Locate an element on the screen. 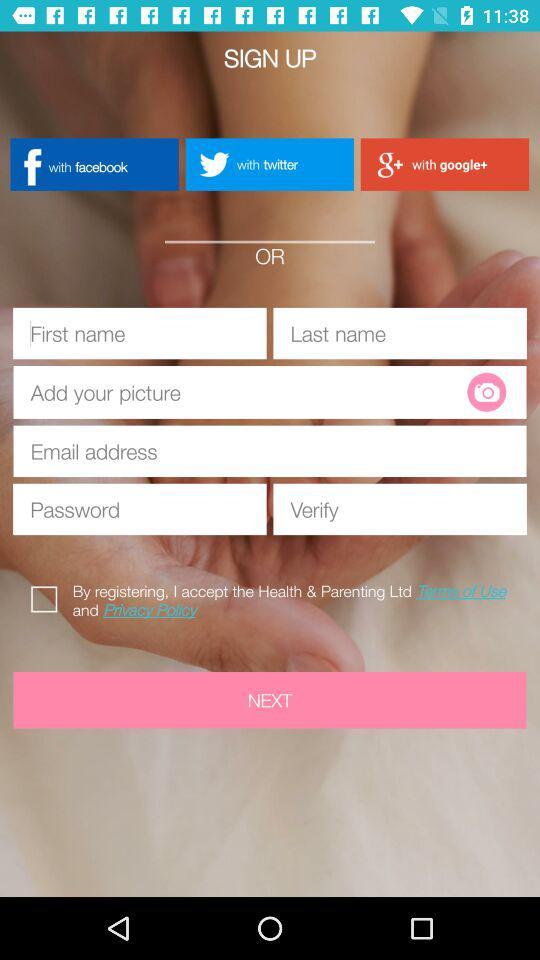 Image resolution: width=540 pixels, height=960 pixels. with google+ button is located at coordinates (444, 163).